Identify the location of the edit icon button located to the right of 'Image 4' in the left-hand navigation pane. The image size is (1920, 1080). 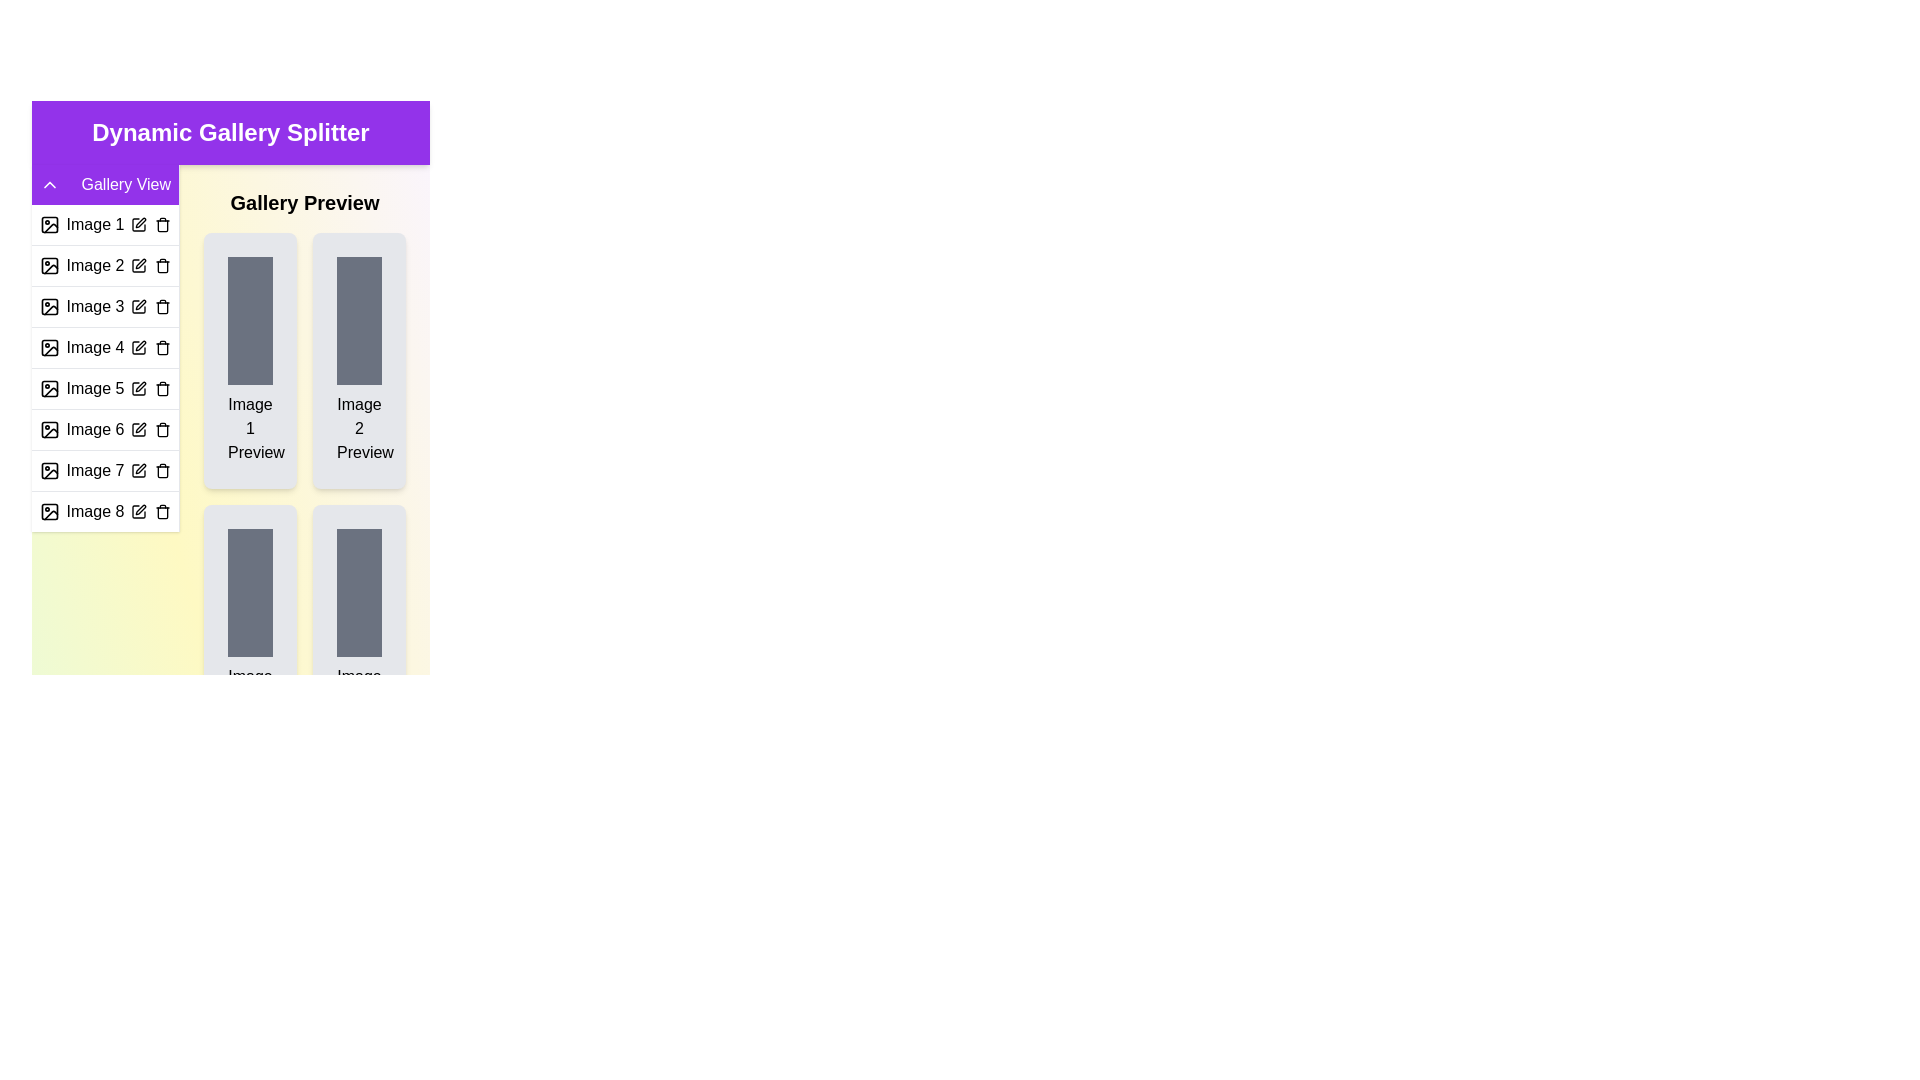
(139, 345).